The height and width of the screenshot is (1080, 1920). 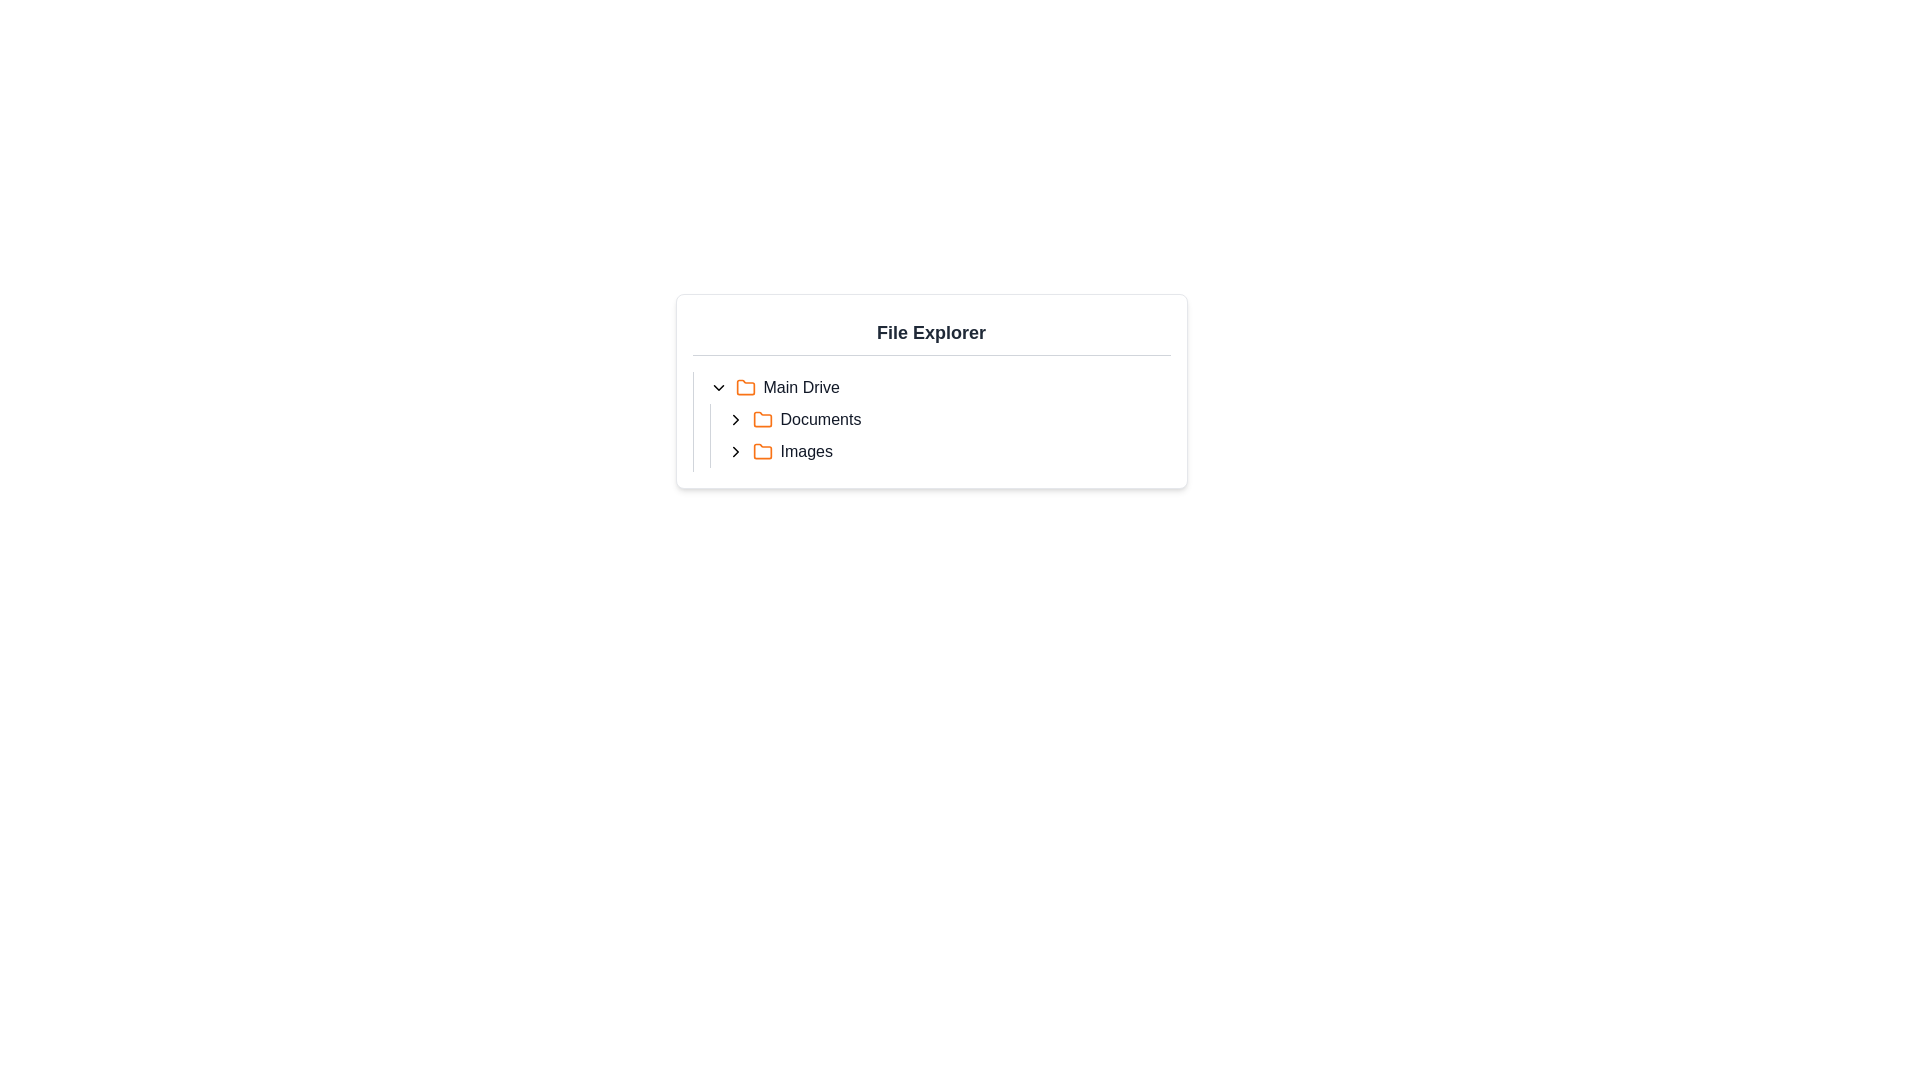 What do you see at coordinates (734, 451) in the screenshot?
I see `the small, right-pointing black arrow icon adjacent to the text 'Images'` at bounding box center [734, 451].